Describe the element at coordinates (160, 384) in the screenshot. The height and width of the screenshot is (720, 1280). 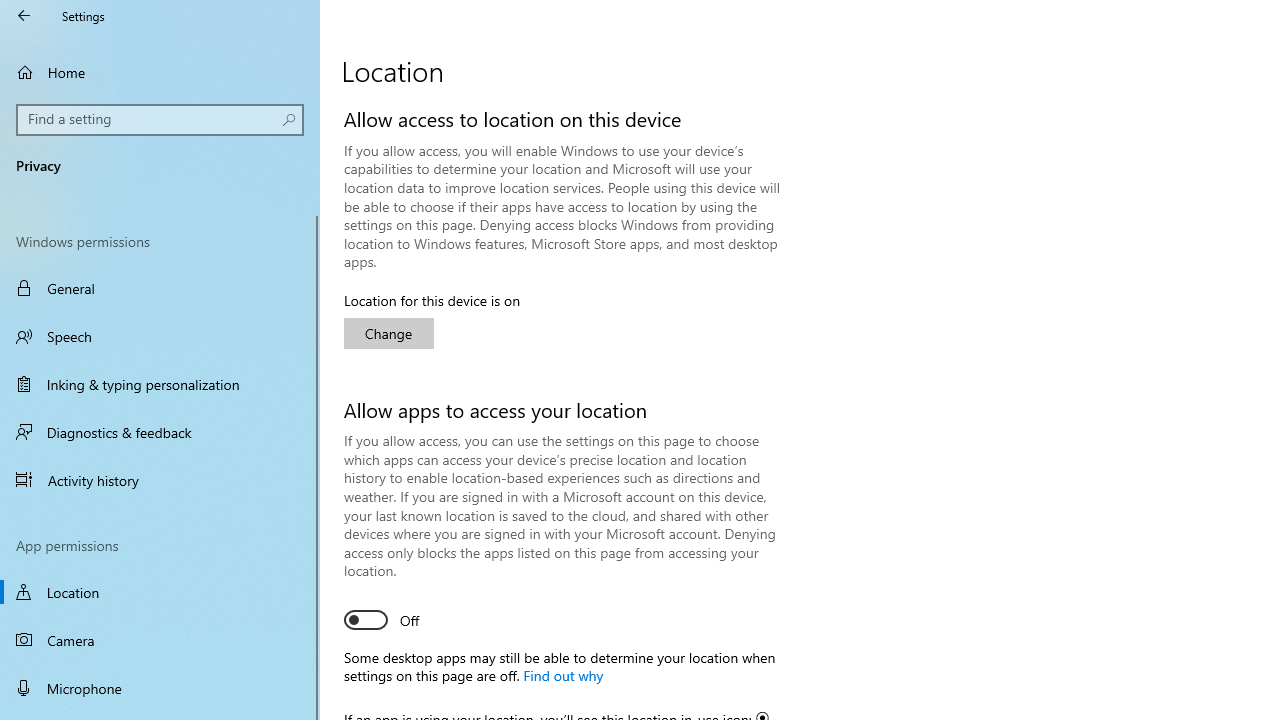
I see `'Inking & typing personalization'` at that location.